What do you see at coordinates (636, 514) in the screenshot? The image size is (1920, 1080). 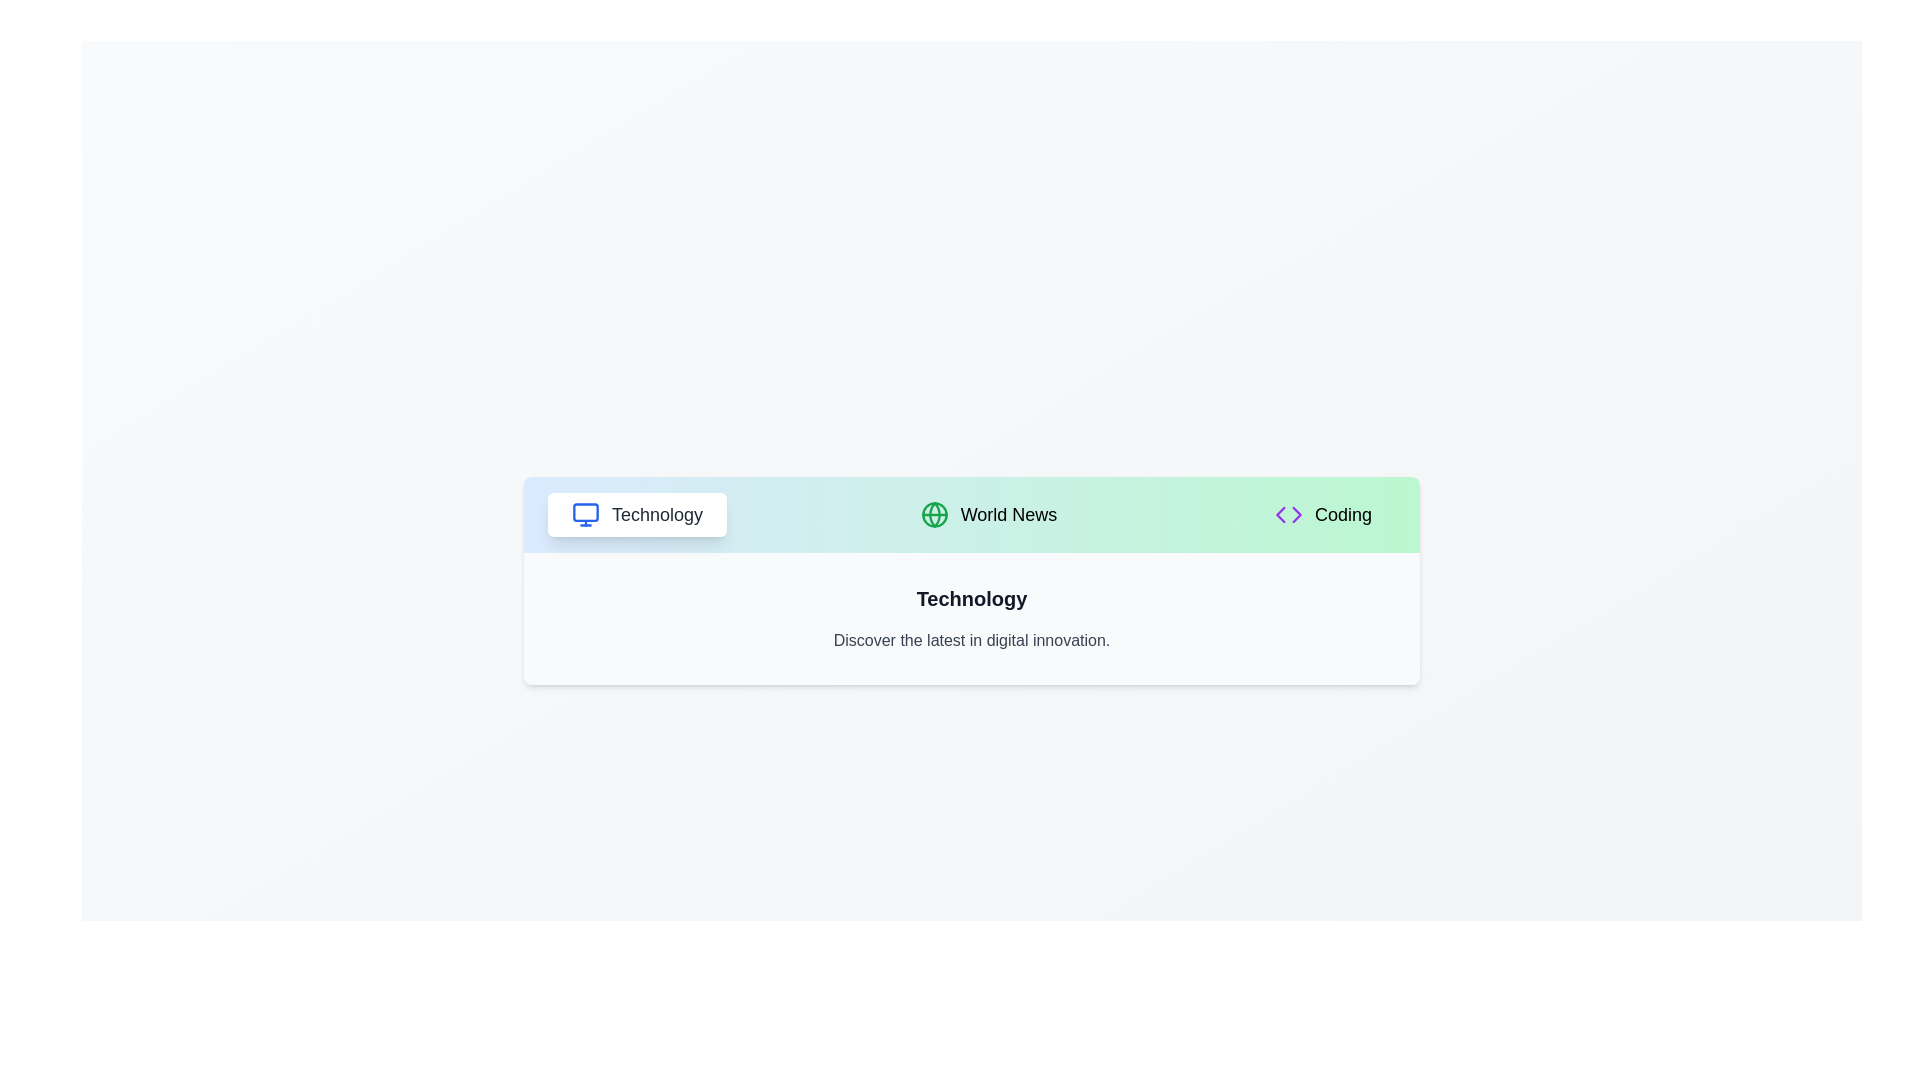 I see `the tab labeled Technology to inspect its icon and label` at bounding box center [636, 514].